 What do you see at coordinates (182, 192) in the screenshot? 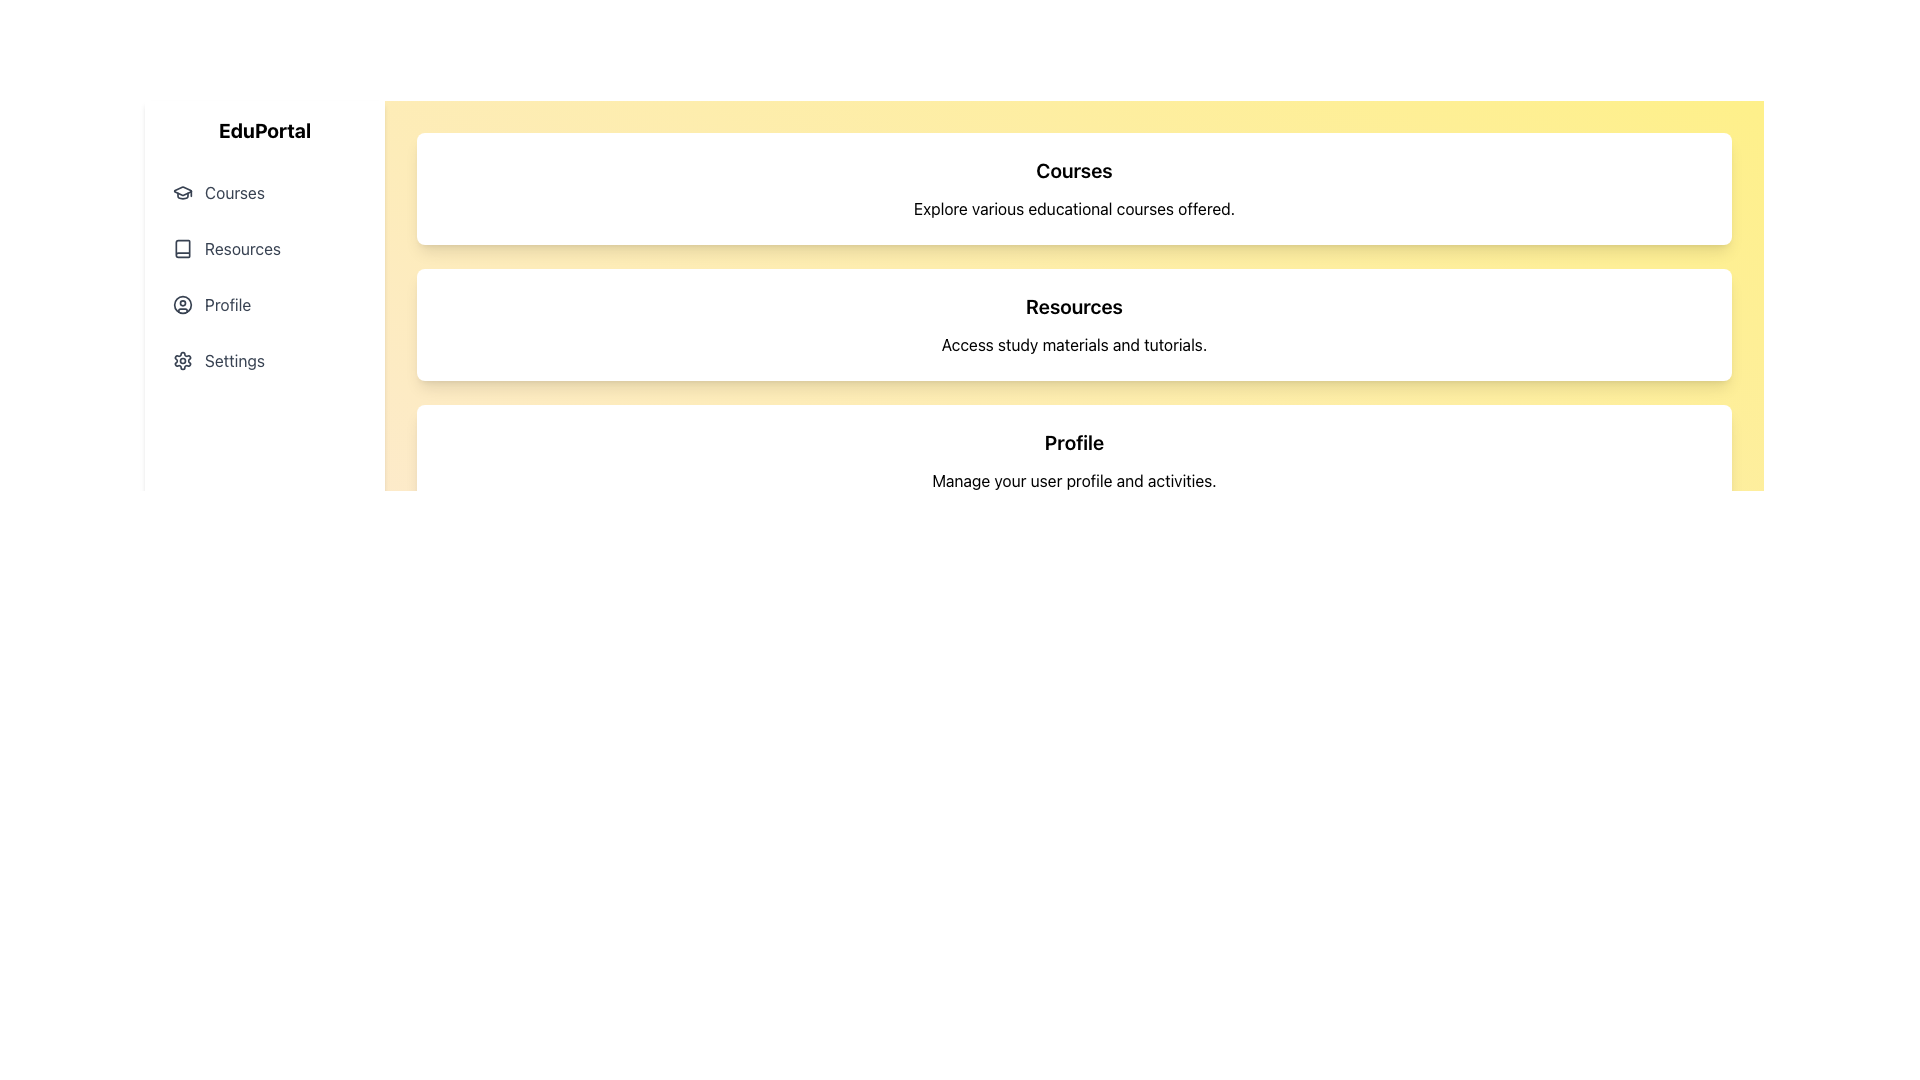
I see `the graduation cap icon located on the left sidebar of the application interface` at bounding box center [182, 192].